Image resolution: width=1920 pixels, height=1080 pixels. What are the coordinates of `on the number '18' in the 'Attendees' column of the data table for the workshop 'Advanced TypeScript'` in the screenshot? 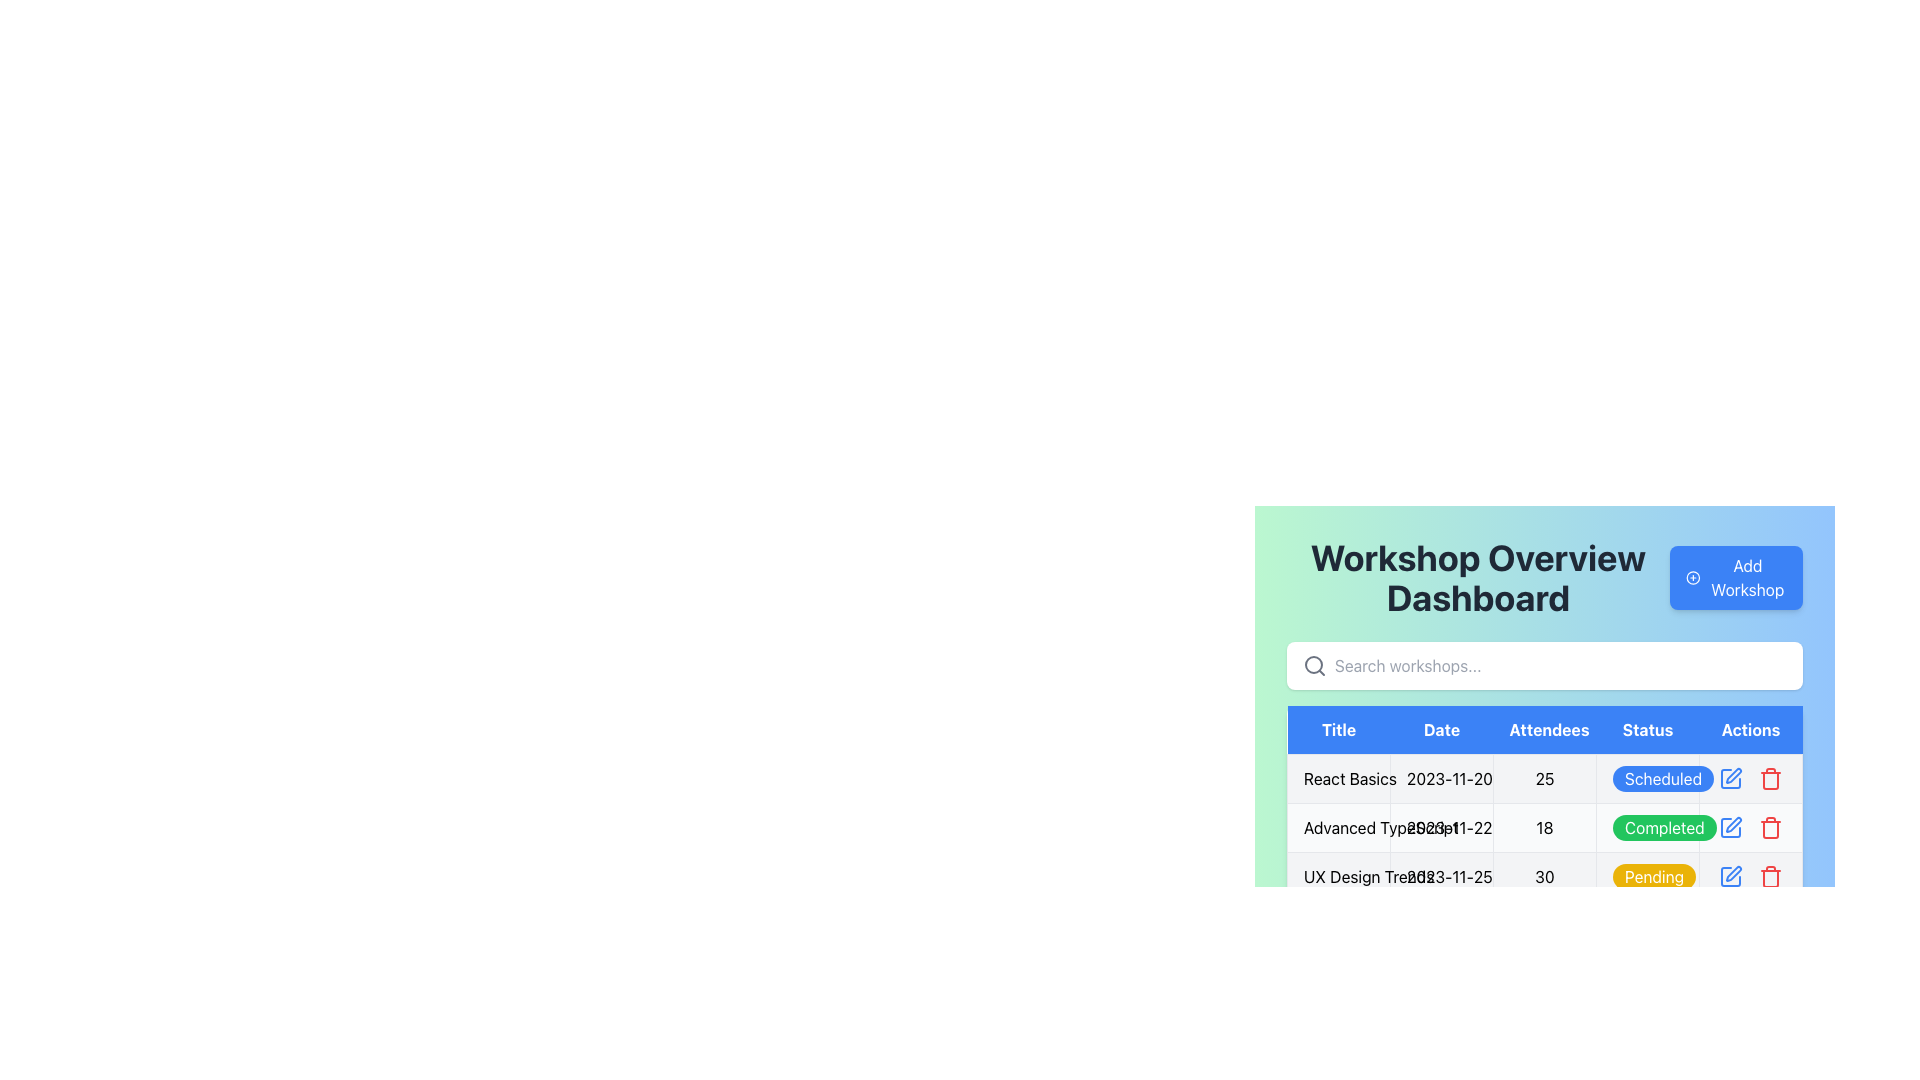 It's located at (1544, 828).